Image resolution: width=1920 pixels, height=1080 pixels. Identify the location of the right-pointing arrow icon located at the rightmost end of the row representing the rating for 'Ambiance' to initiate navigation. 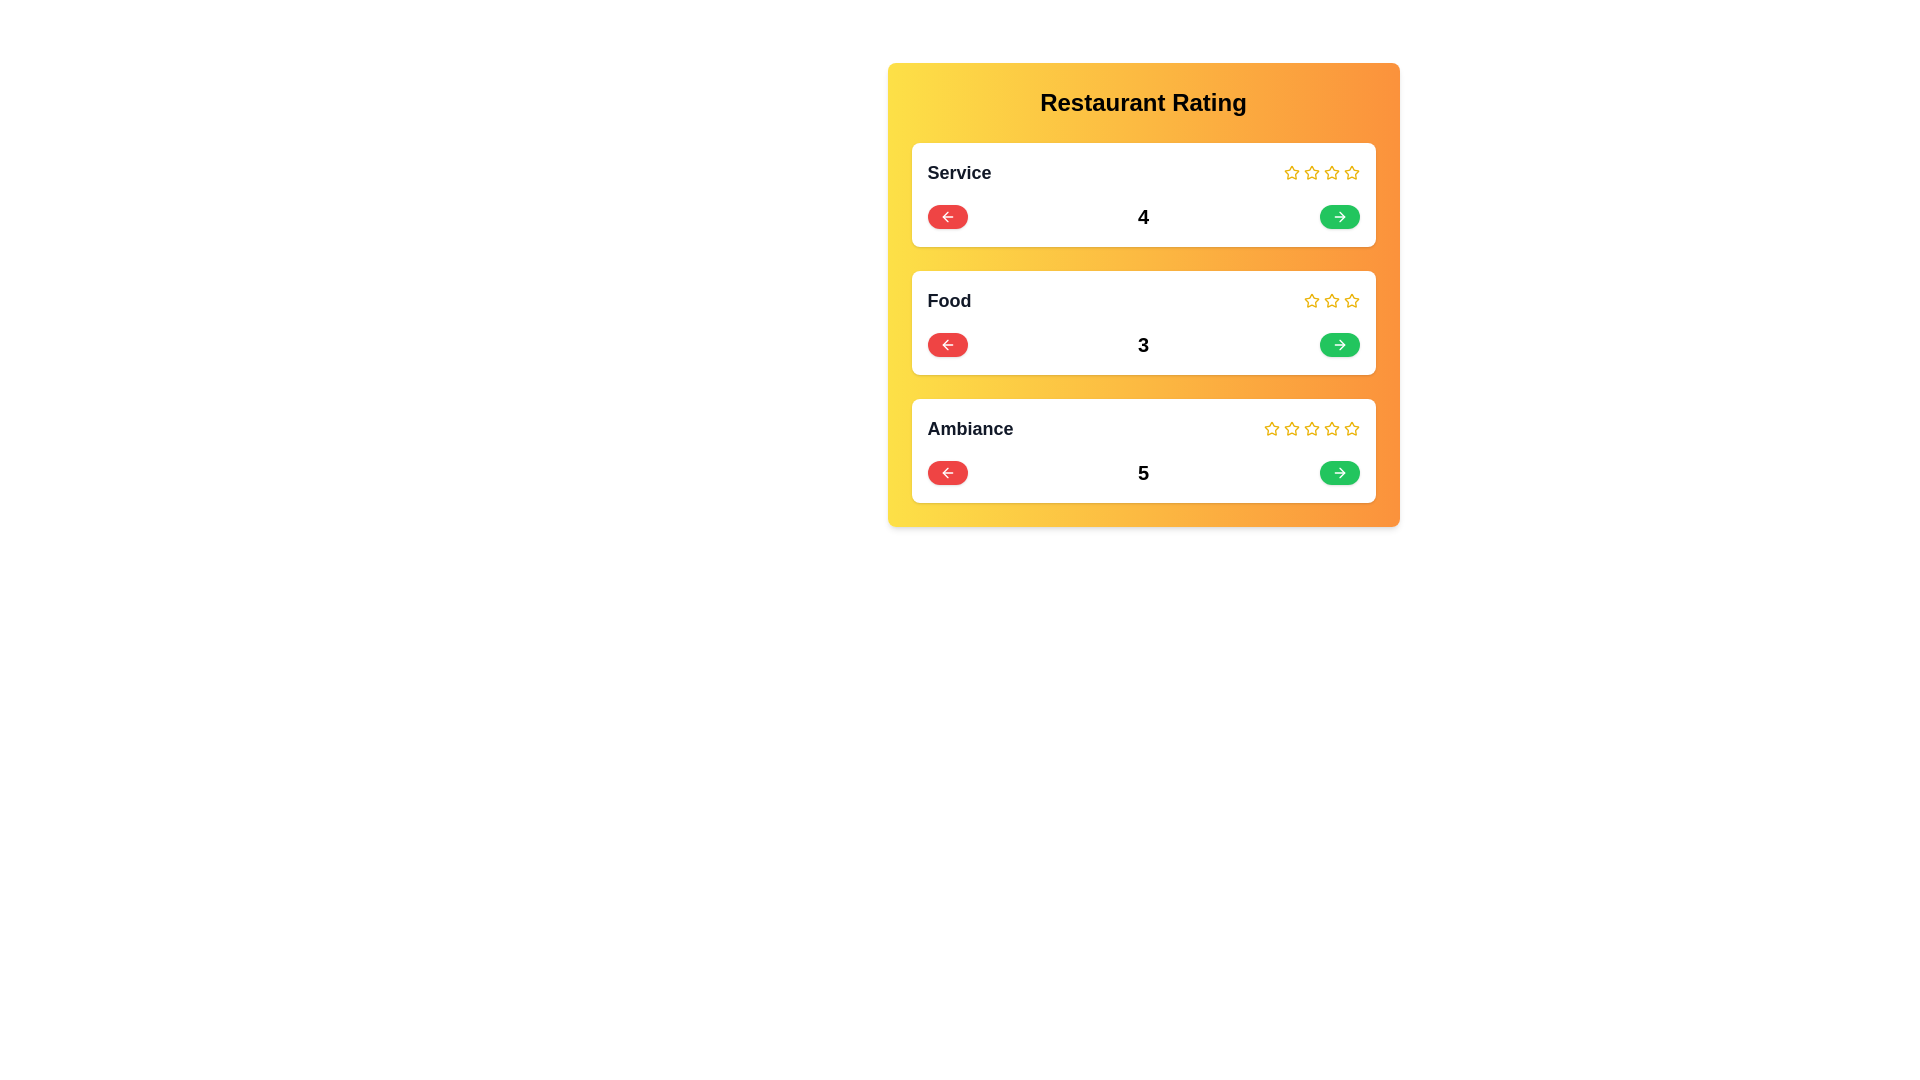
(1341, 473).